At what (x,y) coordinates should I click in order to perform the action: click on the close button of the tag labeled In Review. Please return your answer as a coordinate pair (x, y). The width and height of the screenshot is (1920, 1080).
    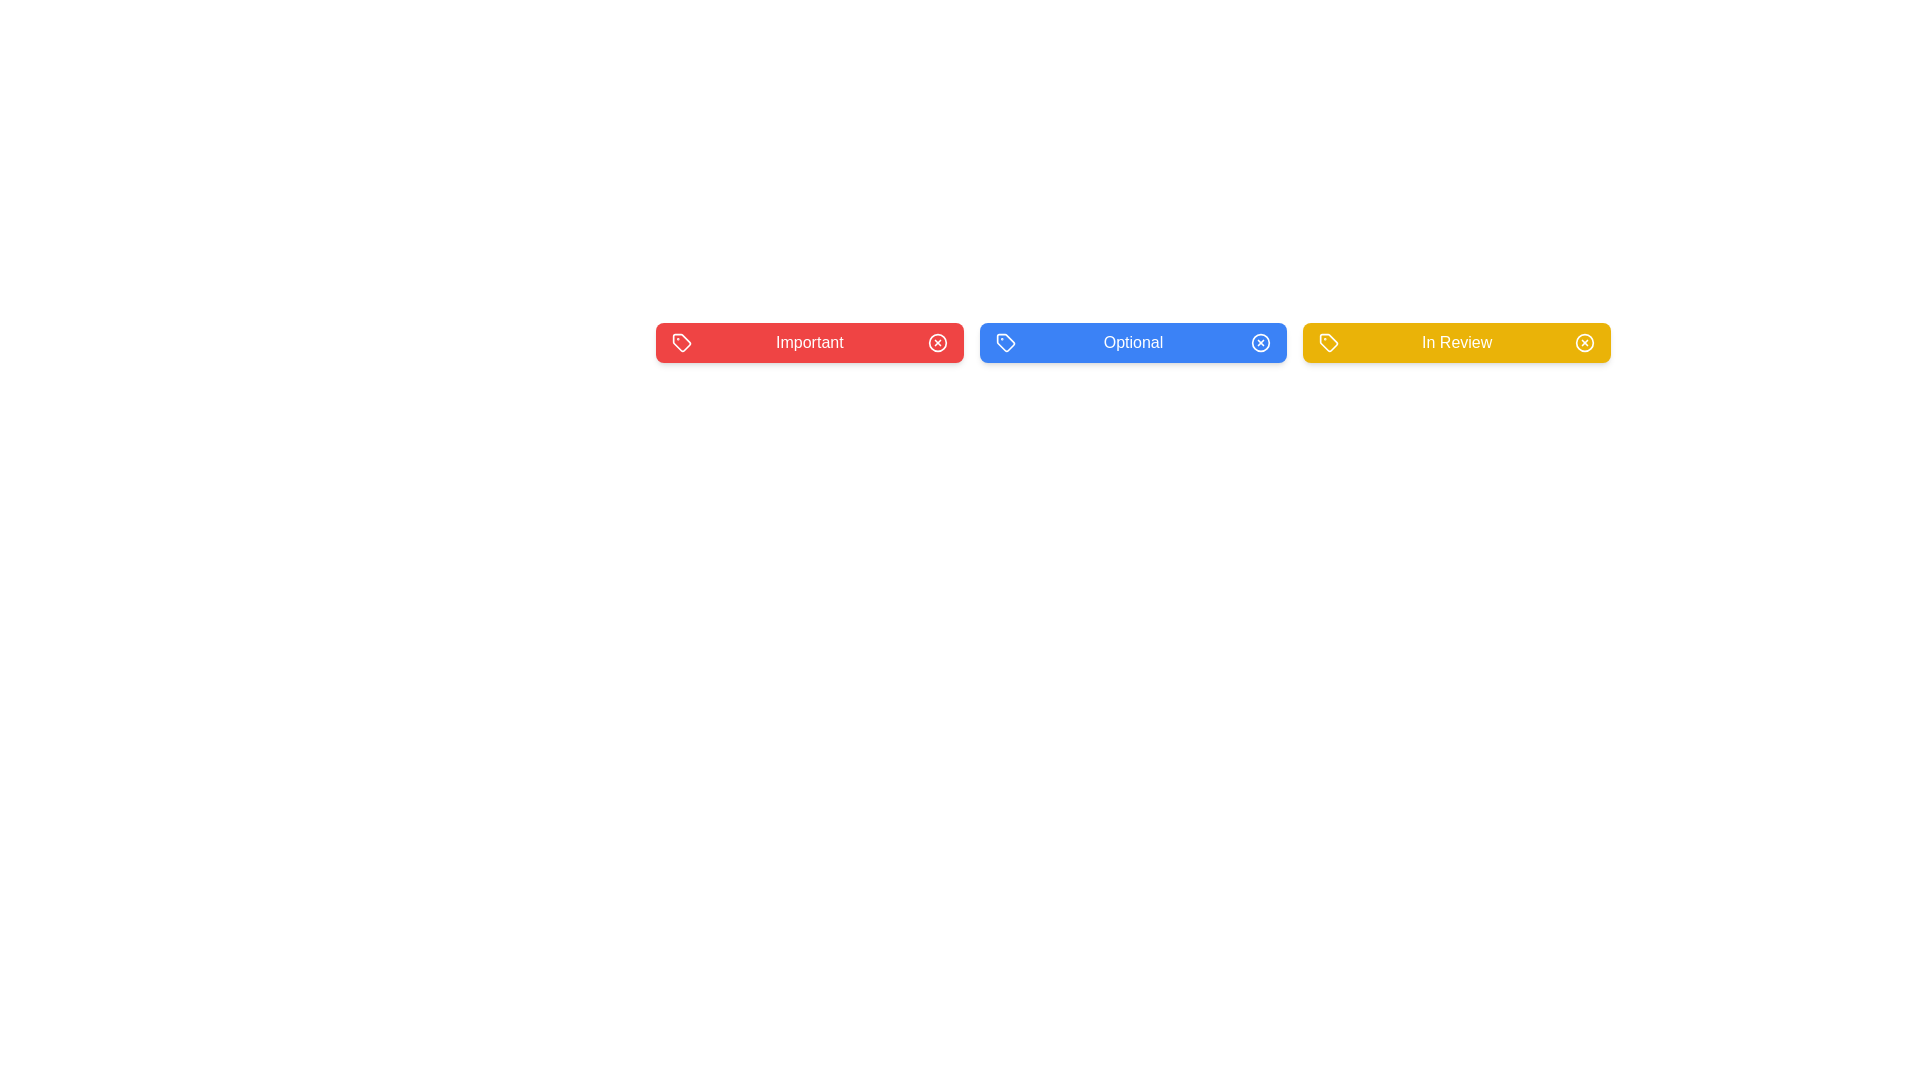
    Looking at the image, I should click on (1583, 342).